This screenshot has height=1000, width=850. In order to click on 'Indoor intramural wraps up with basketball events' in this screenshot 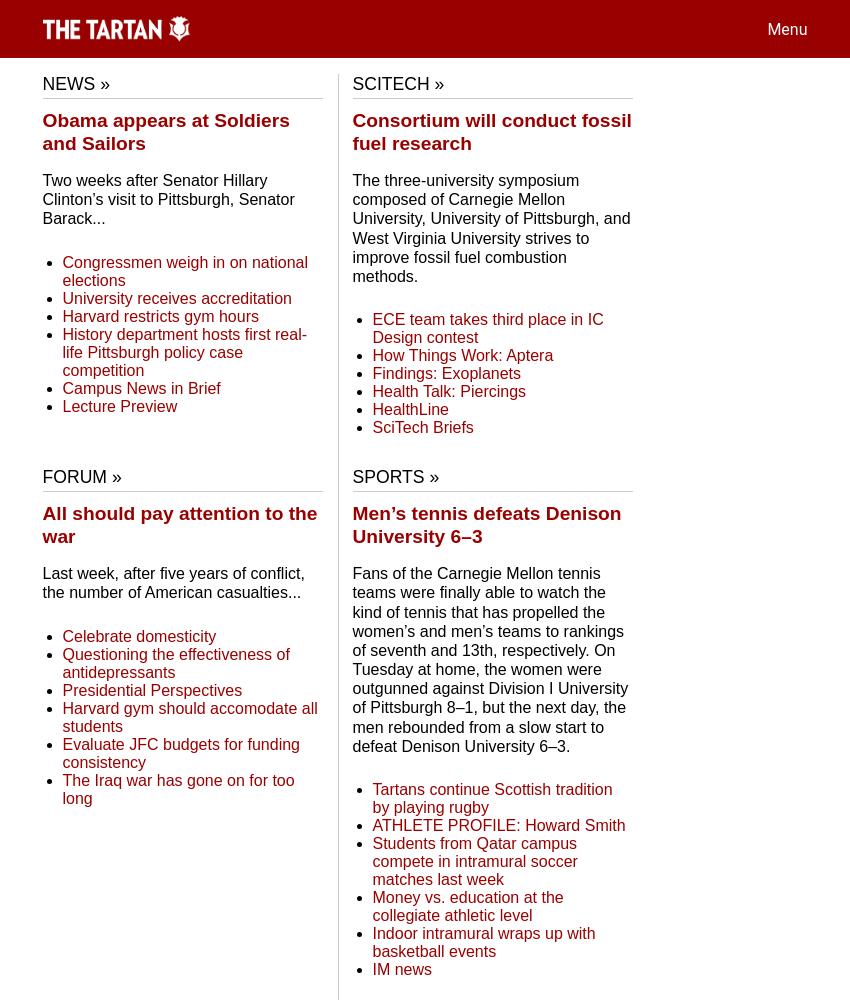, I will do `click(370, 941)`.